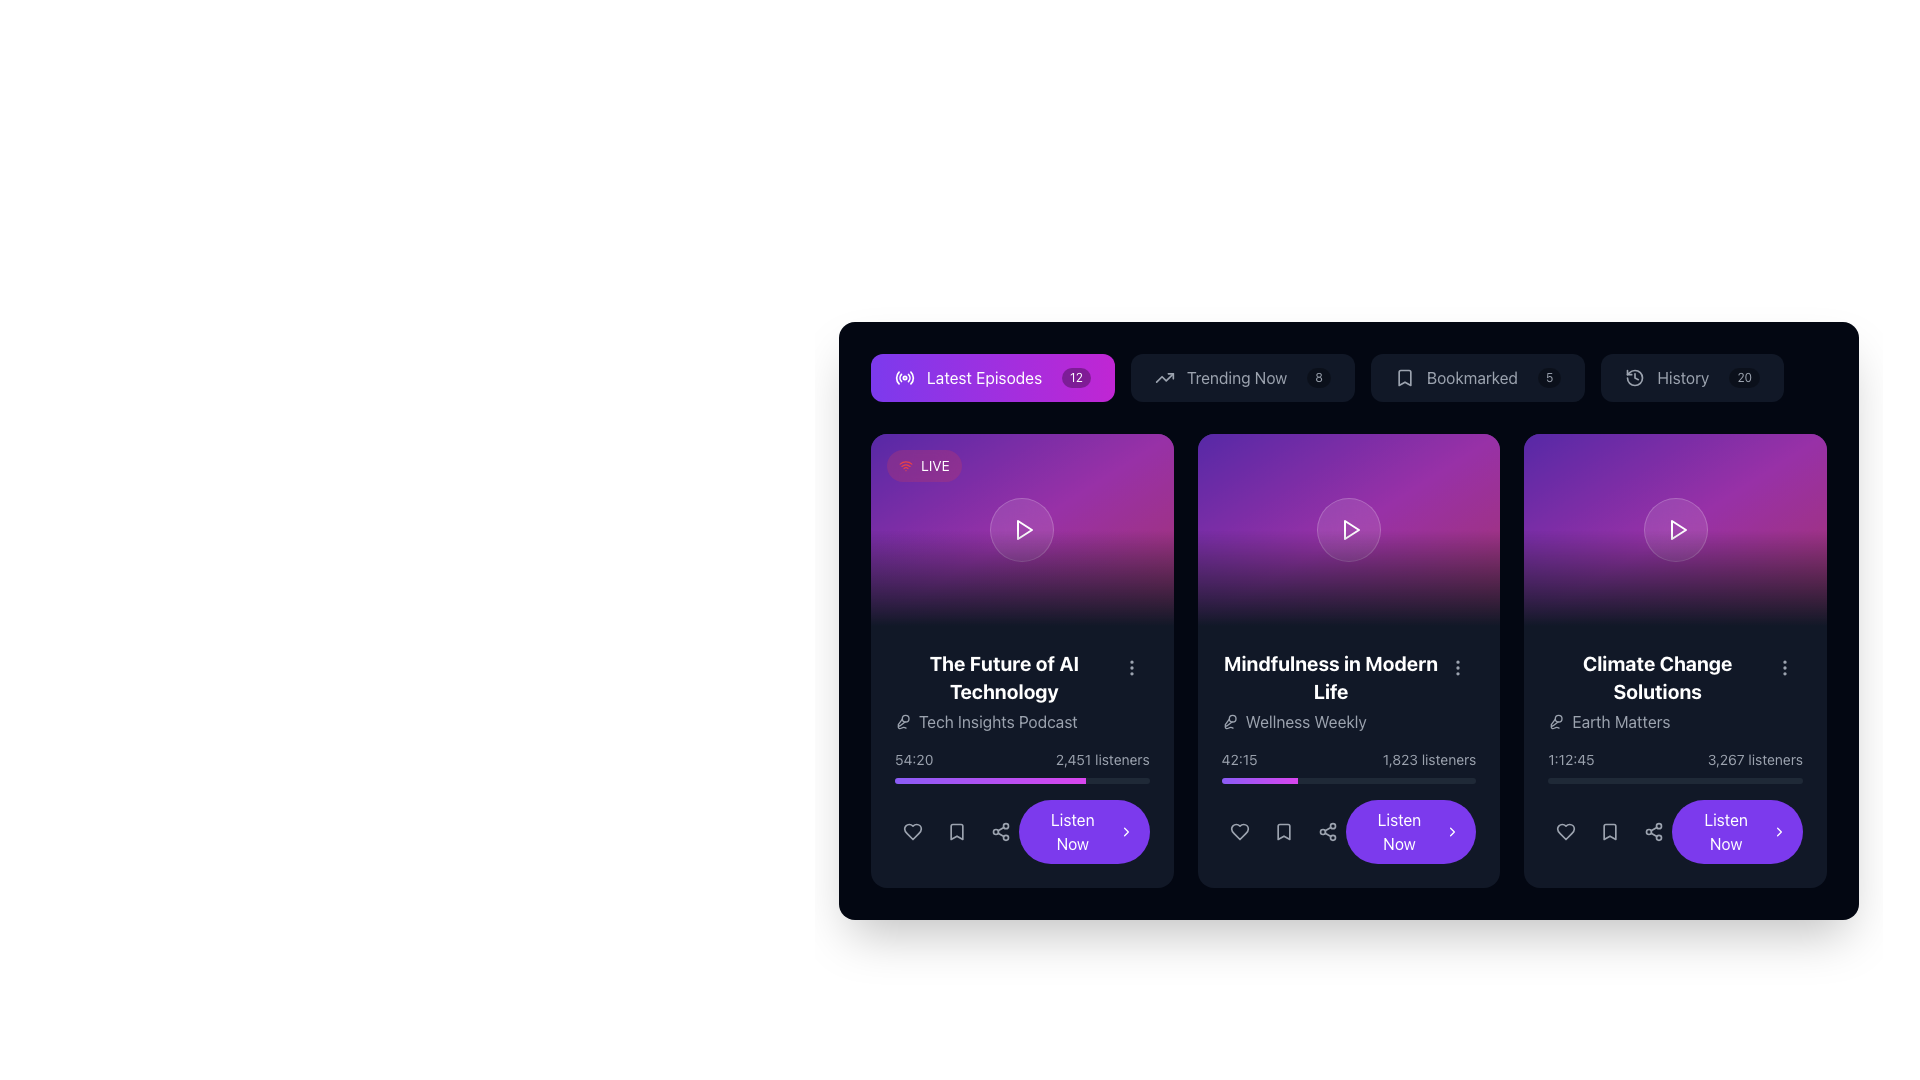 This screenshot has height=1080, width=1920. What do you see at coordinates (1675, 805) in the screenshot?
I see `text displayed in the Label element located at the bottom section of the 'Climate Change Solutions' card, which shows a progress time indicator and a count of listeners` at bounding box center [1675, 805].